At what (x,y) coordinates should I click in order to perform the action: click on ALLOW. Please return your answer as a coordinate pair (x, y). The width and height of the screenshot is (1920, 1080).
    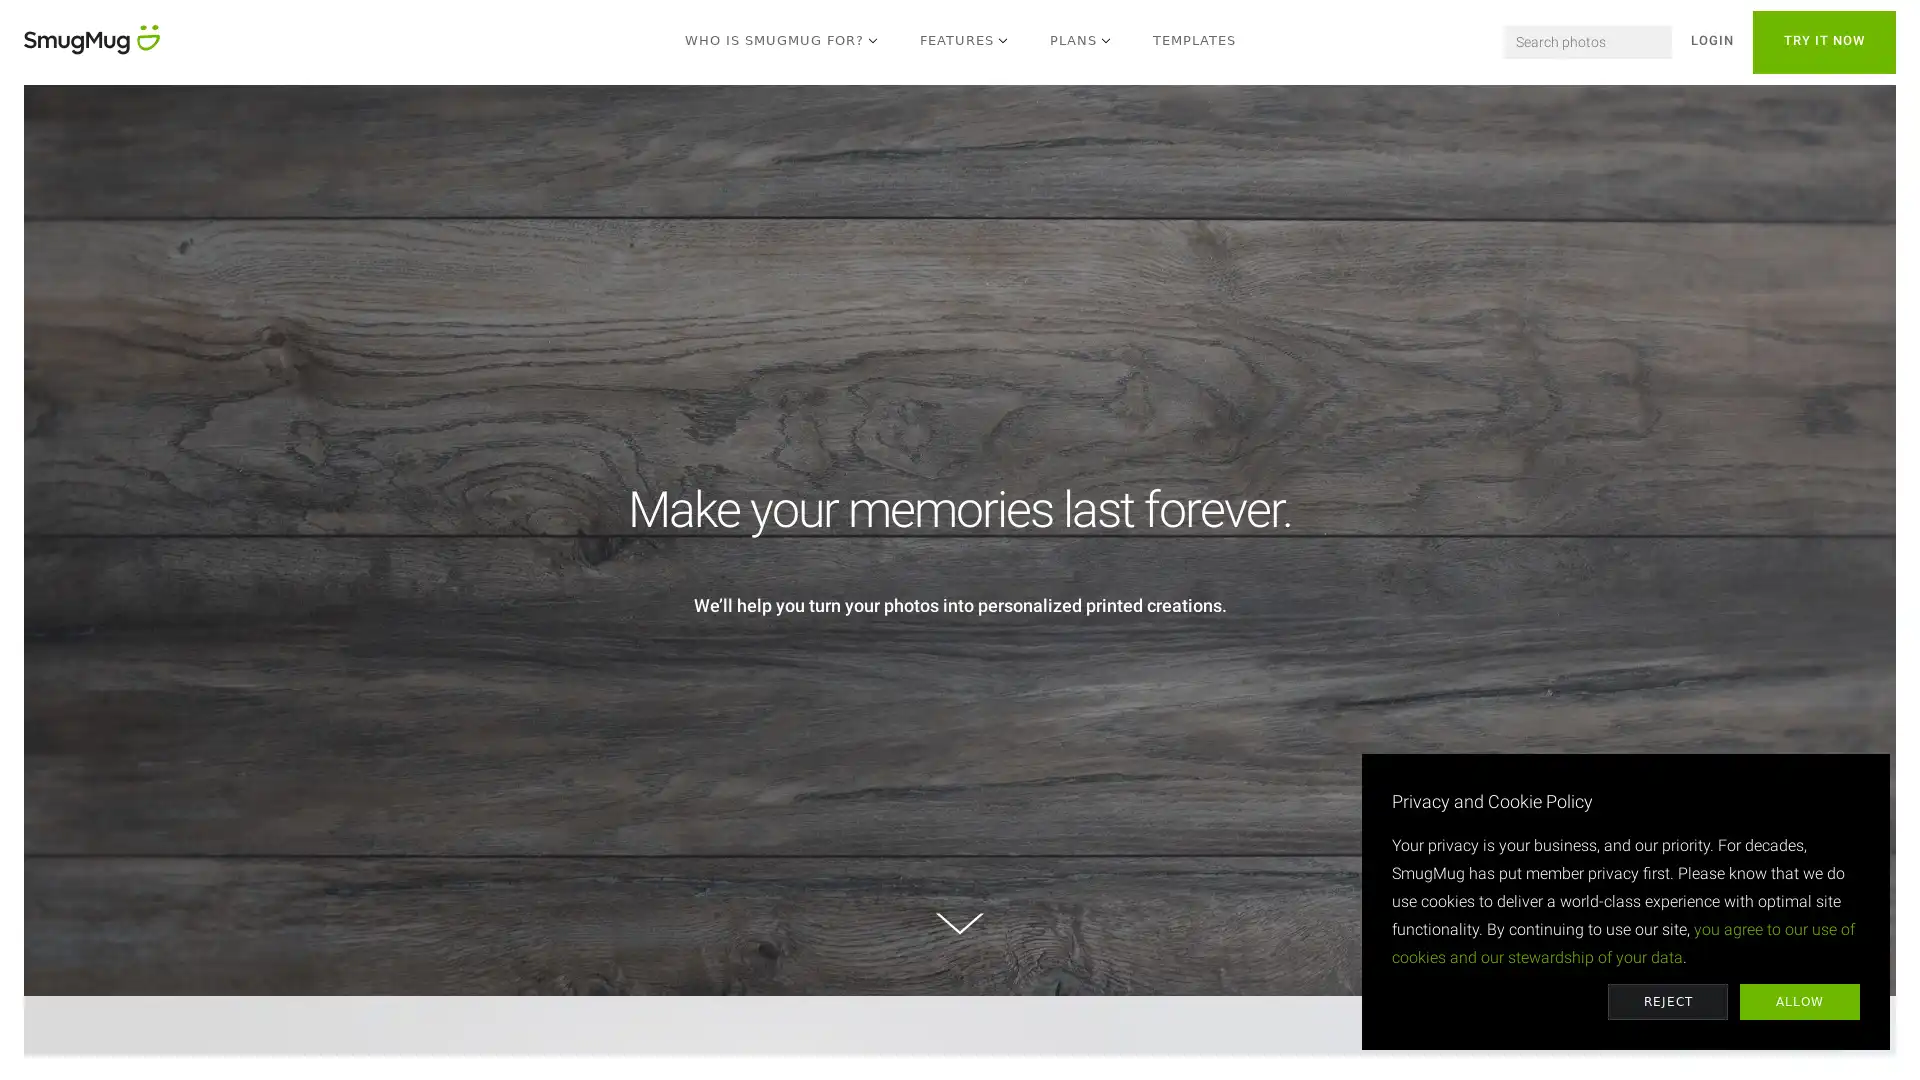
    Looking at the image, I should click on (1800, 1002).